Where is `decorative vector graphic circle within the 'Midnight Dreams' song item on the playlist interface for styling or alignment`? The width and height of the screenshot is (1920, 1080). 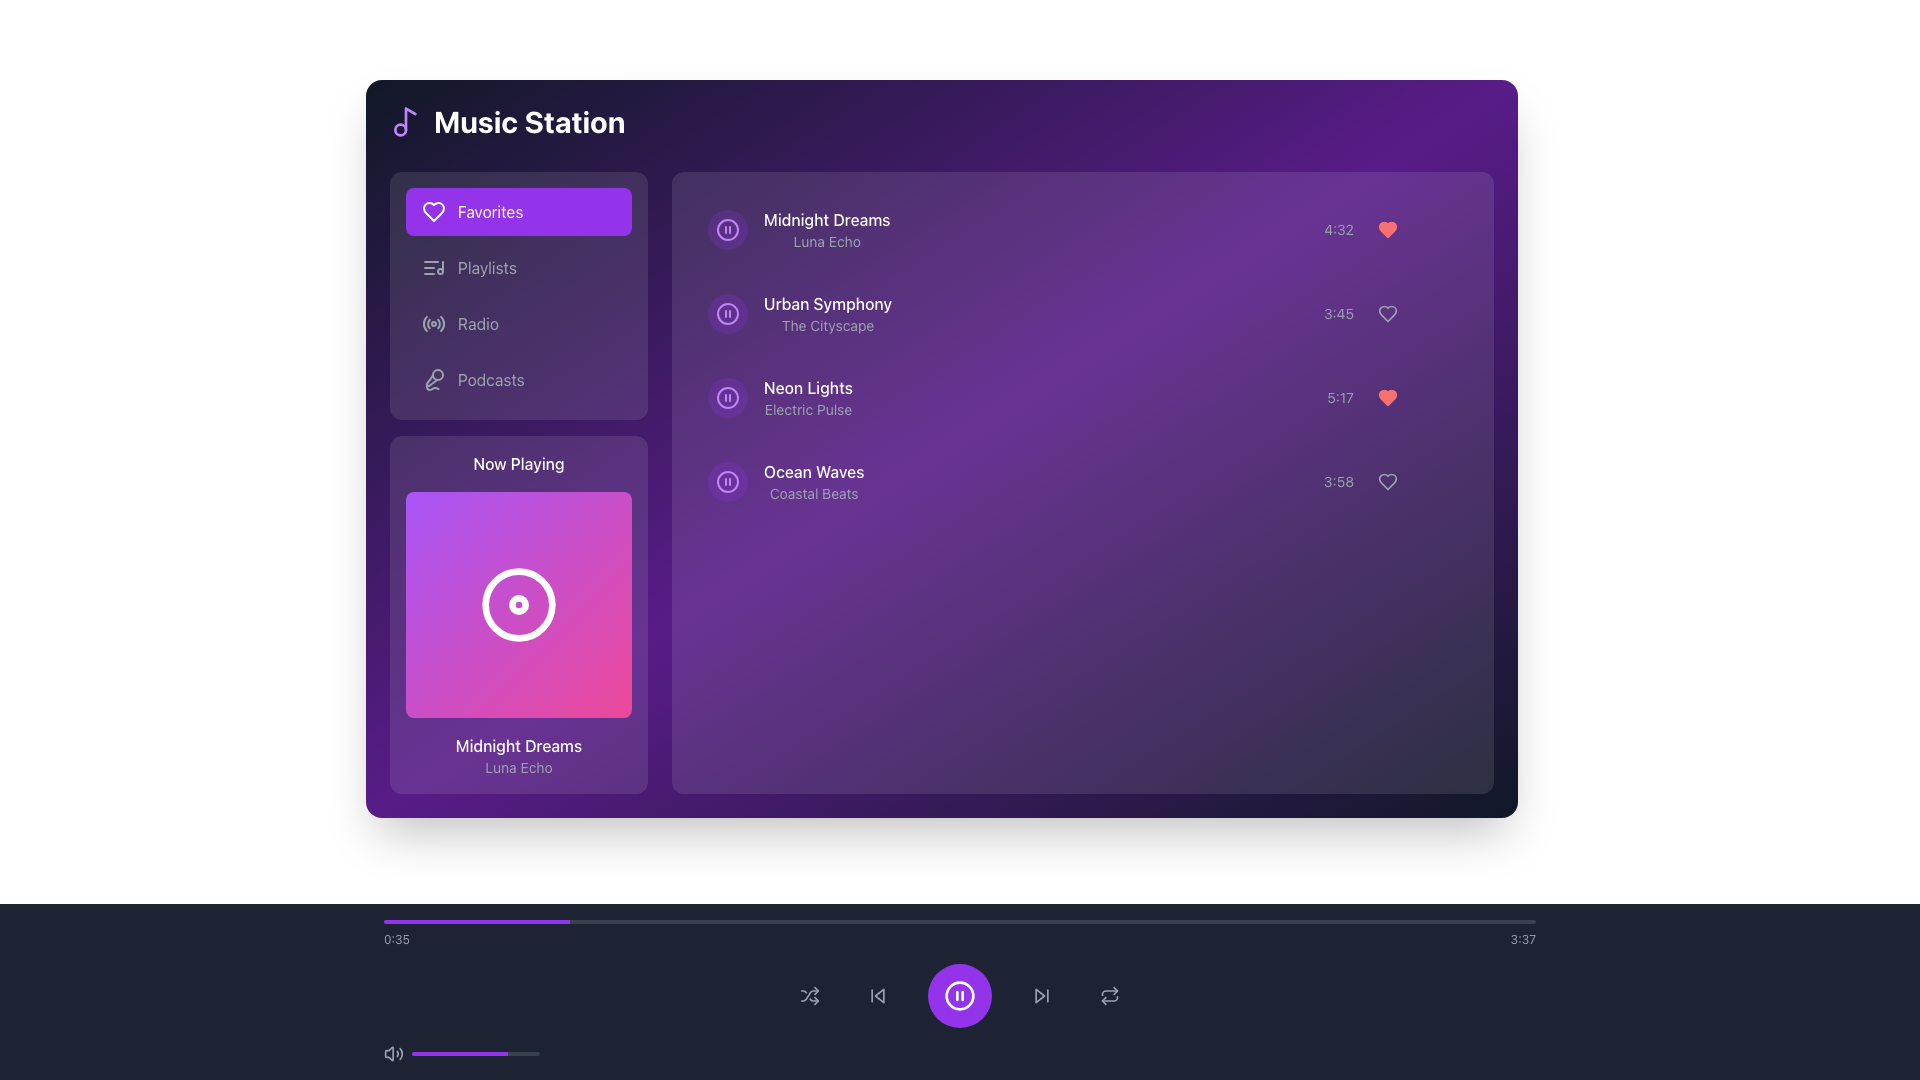 decorative vector graphic circle within the 'Midnight Dreams' song item on the playlist interface for styling or alignment is located at coordinates (727, 229).